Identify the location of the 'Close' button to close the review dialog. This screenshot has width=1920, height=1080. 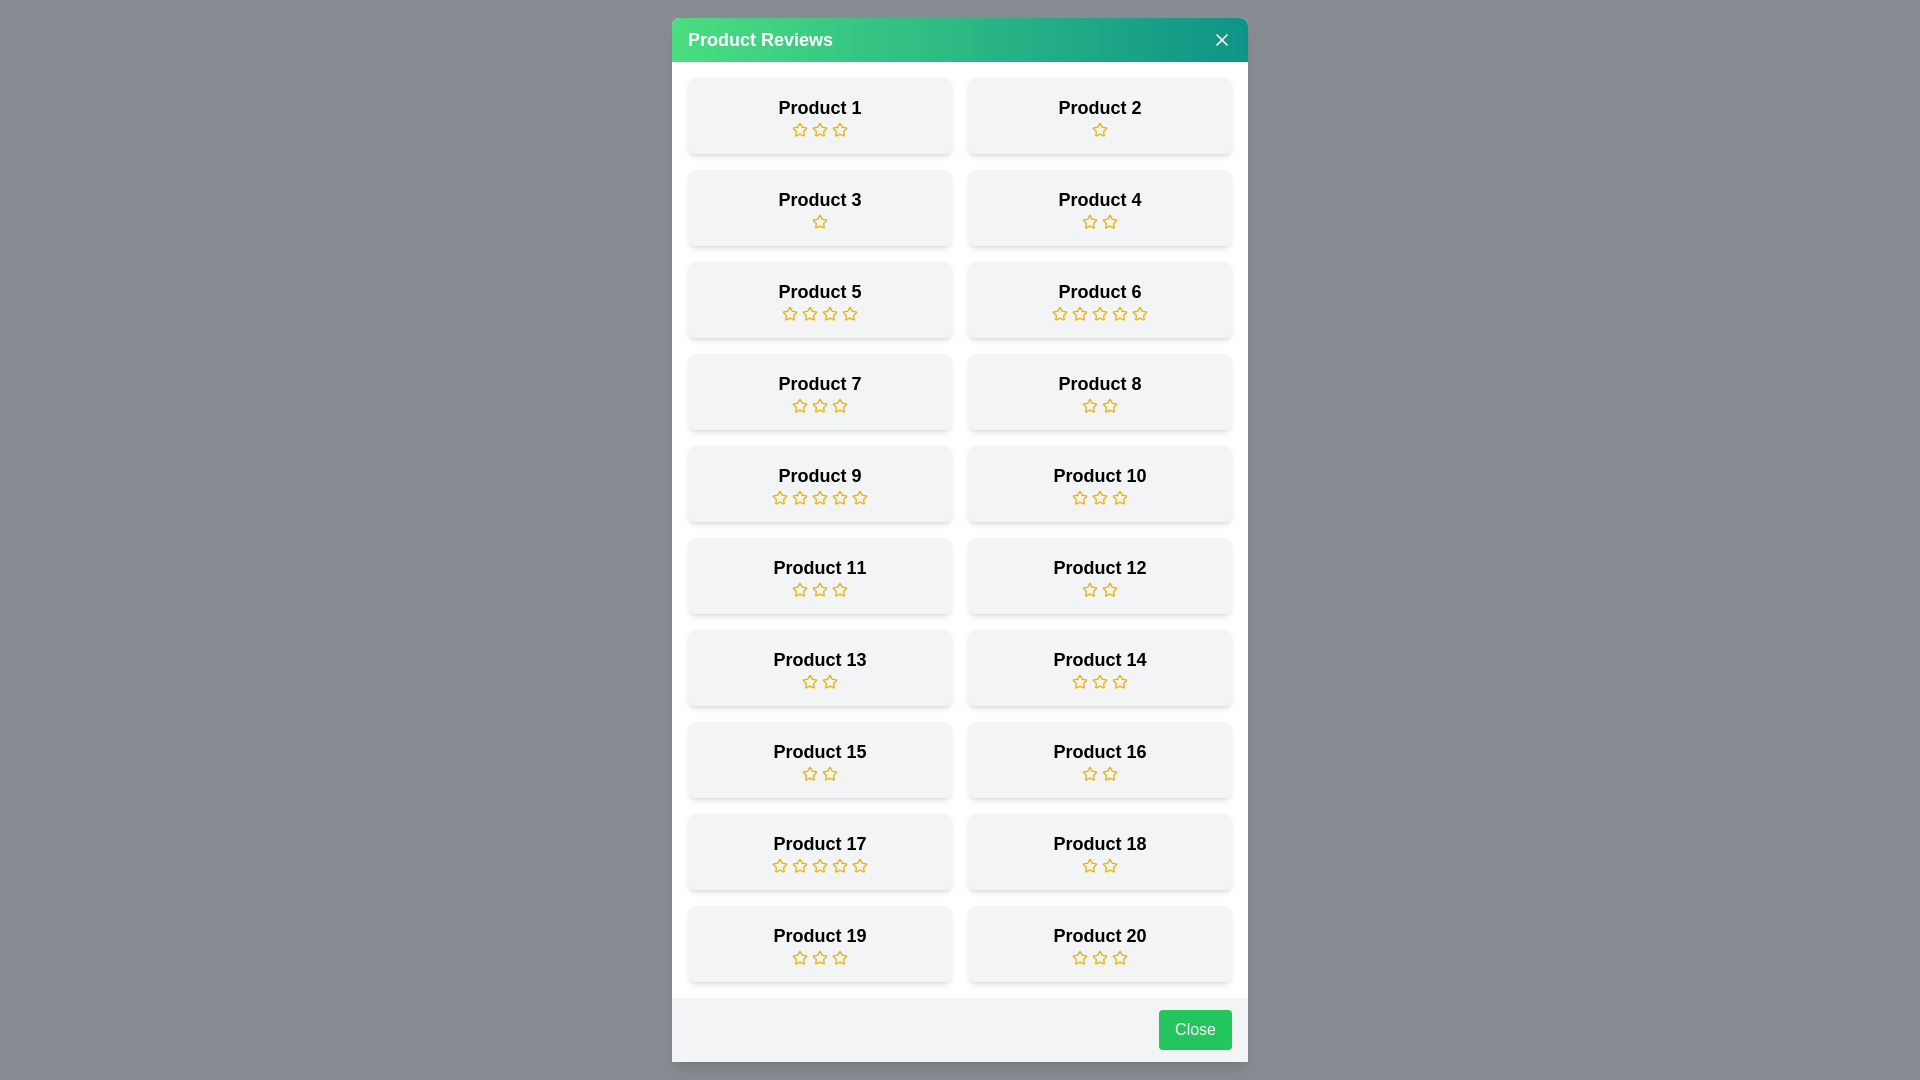
(1195, 1029).